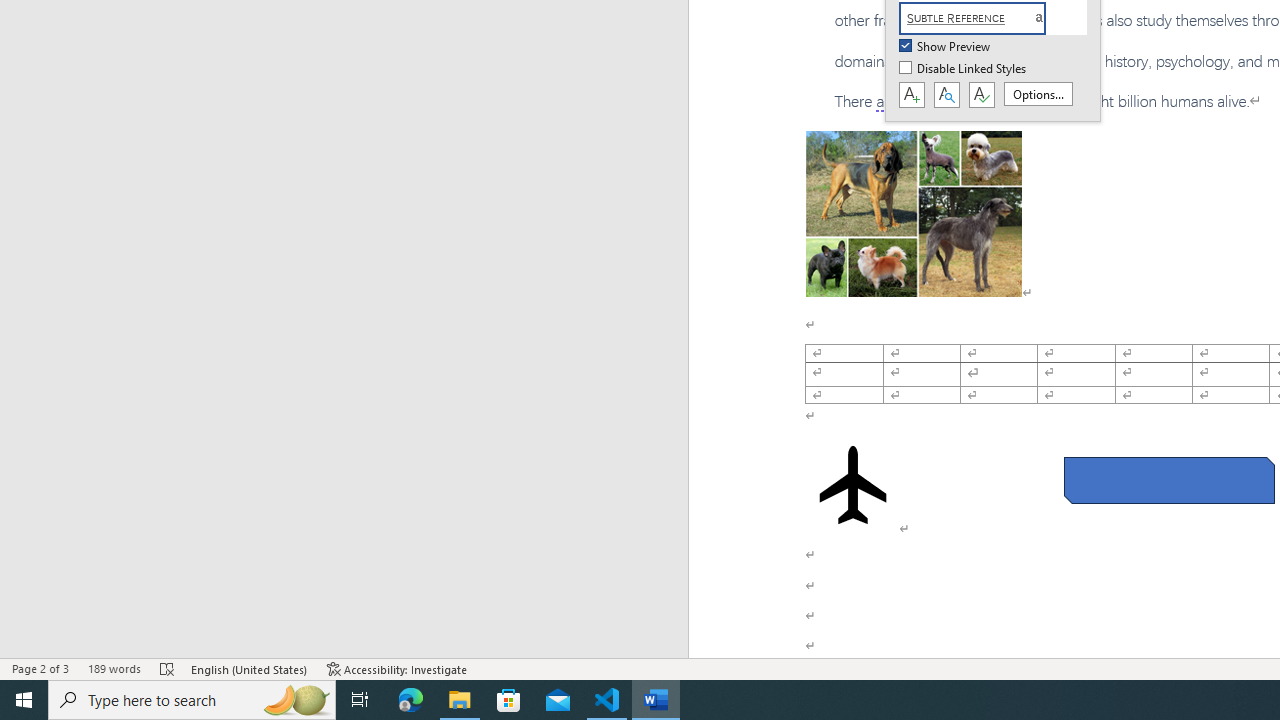  Describe the element at coordinates (981, 95) in the screenshot. I see `'Class: NetUIButton'` at that location.